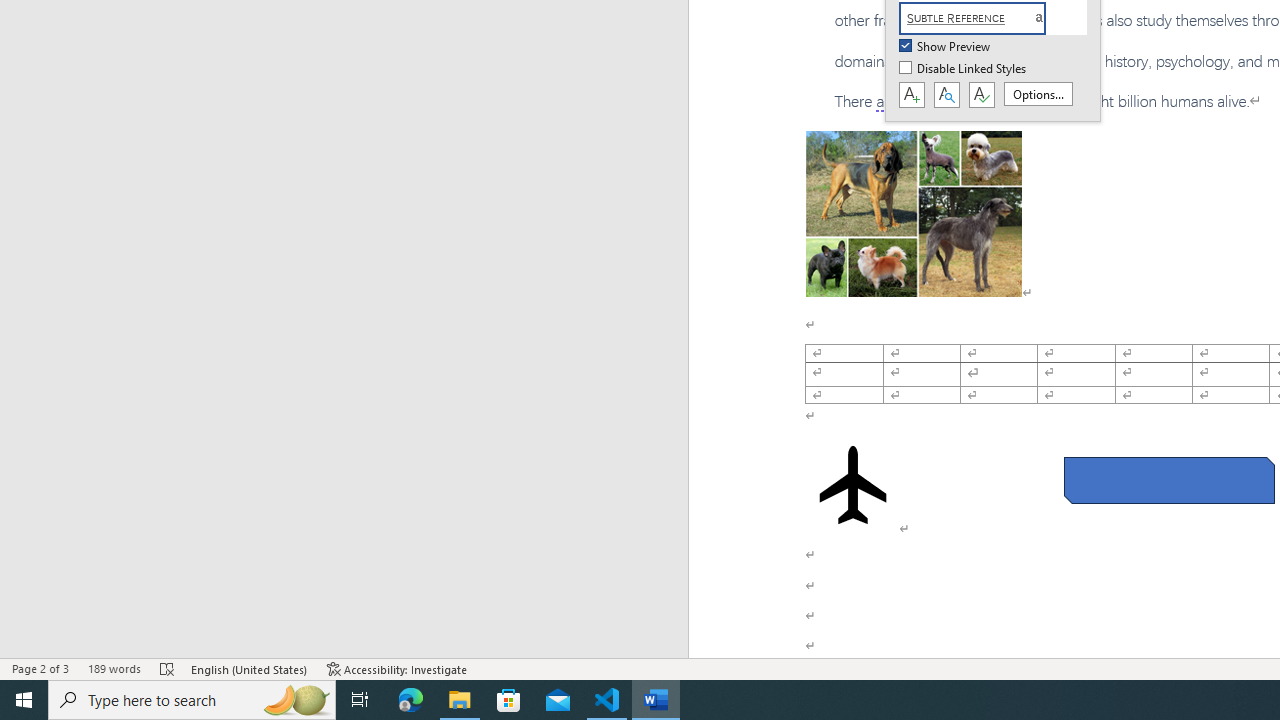  Describe the element at coordinates (981, 95) in the screenshot. I see `'Class: NetUIButton'` at that location.